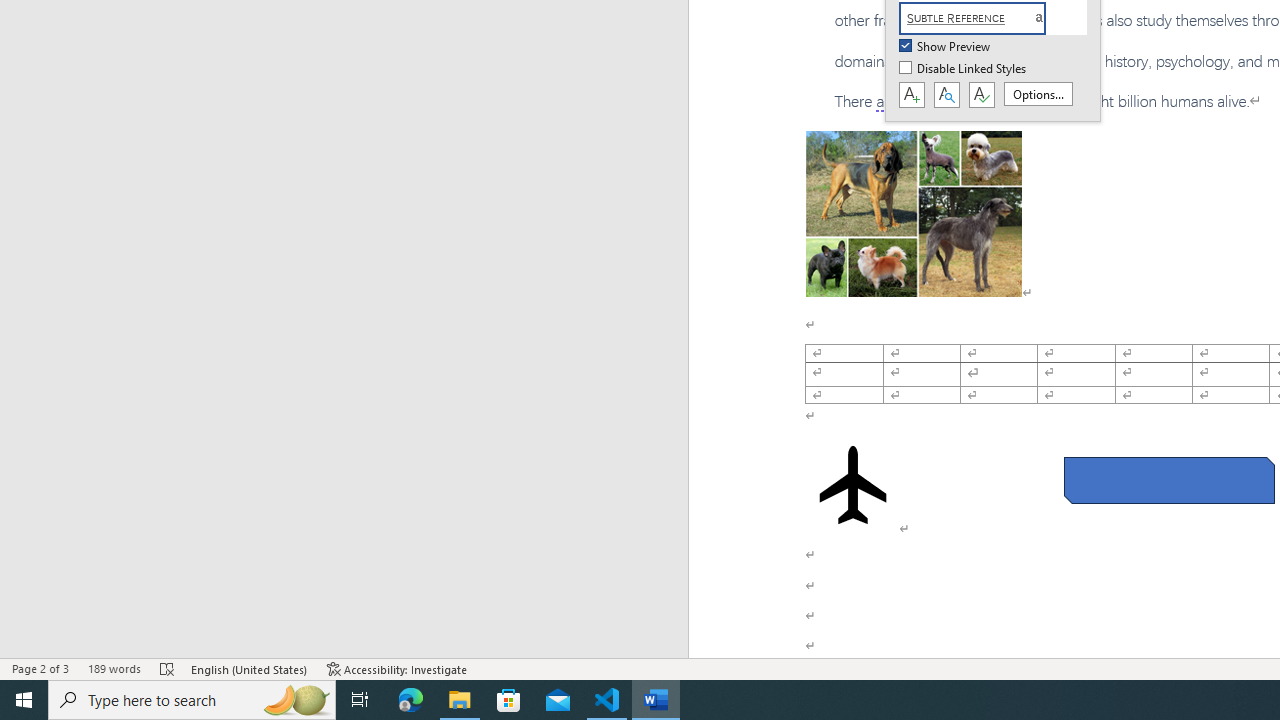  Describe the element at coordinates (981, 95) in the screenshot. I see `'Class: NetUIButton'` at that location.